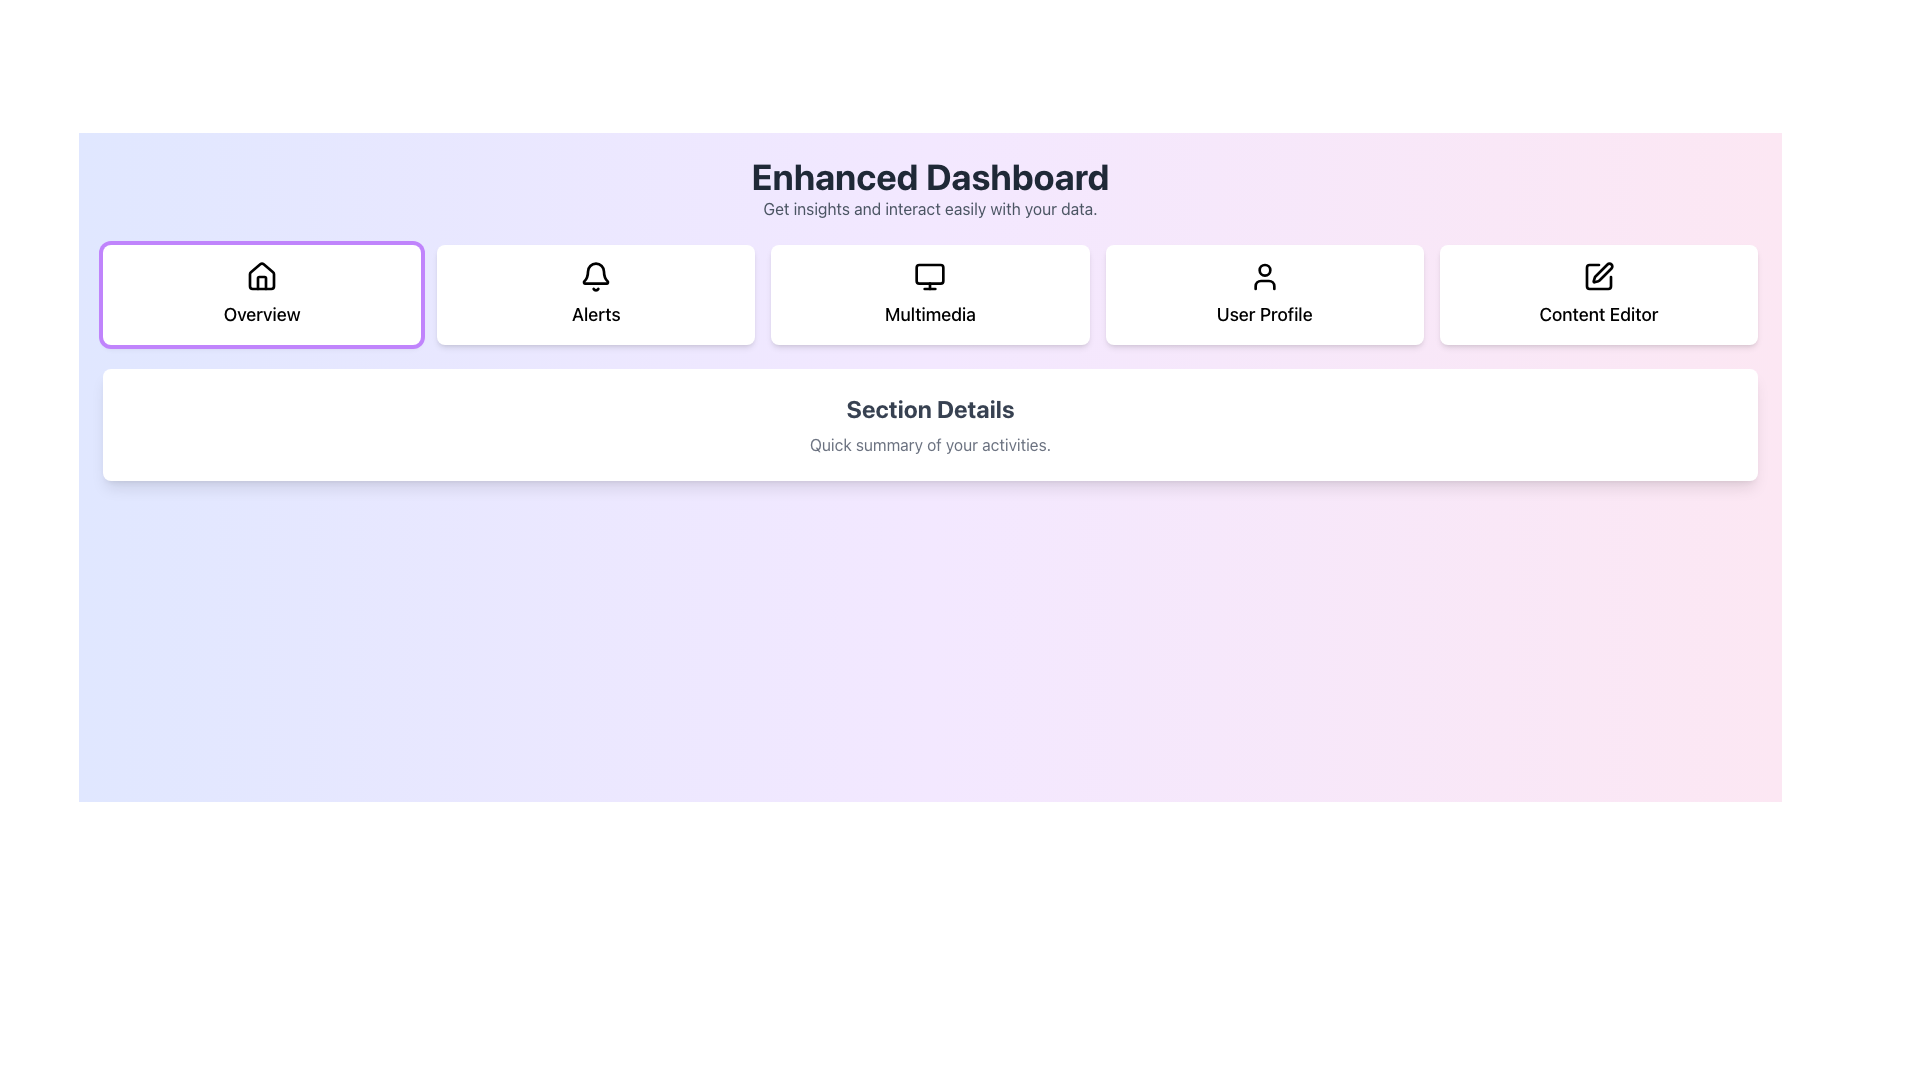  What do you see at coordinates (595, 294) in the screenshot?
I see `the 'Alerts' button, which features a white background, rounded corners, and a black bell icon above the text` at bounding box center [595, 294].